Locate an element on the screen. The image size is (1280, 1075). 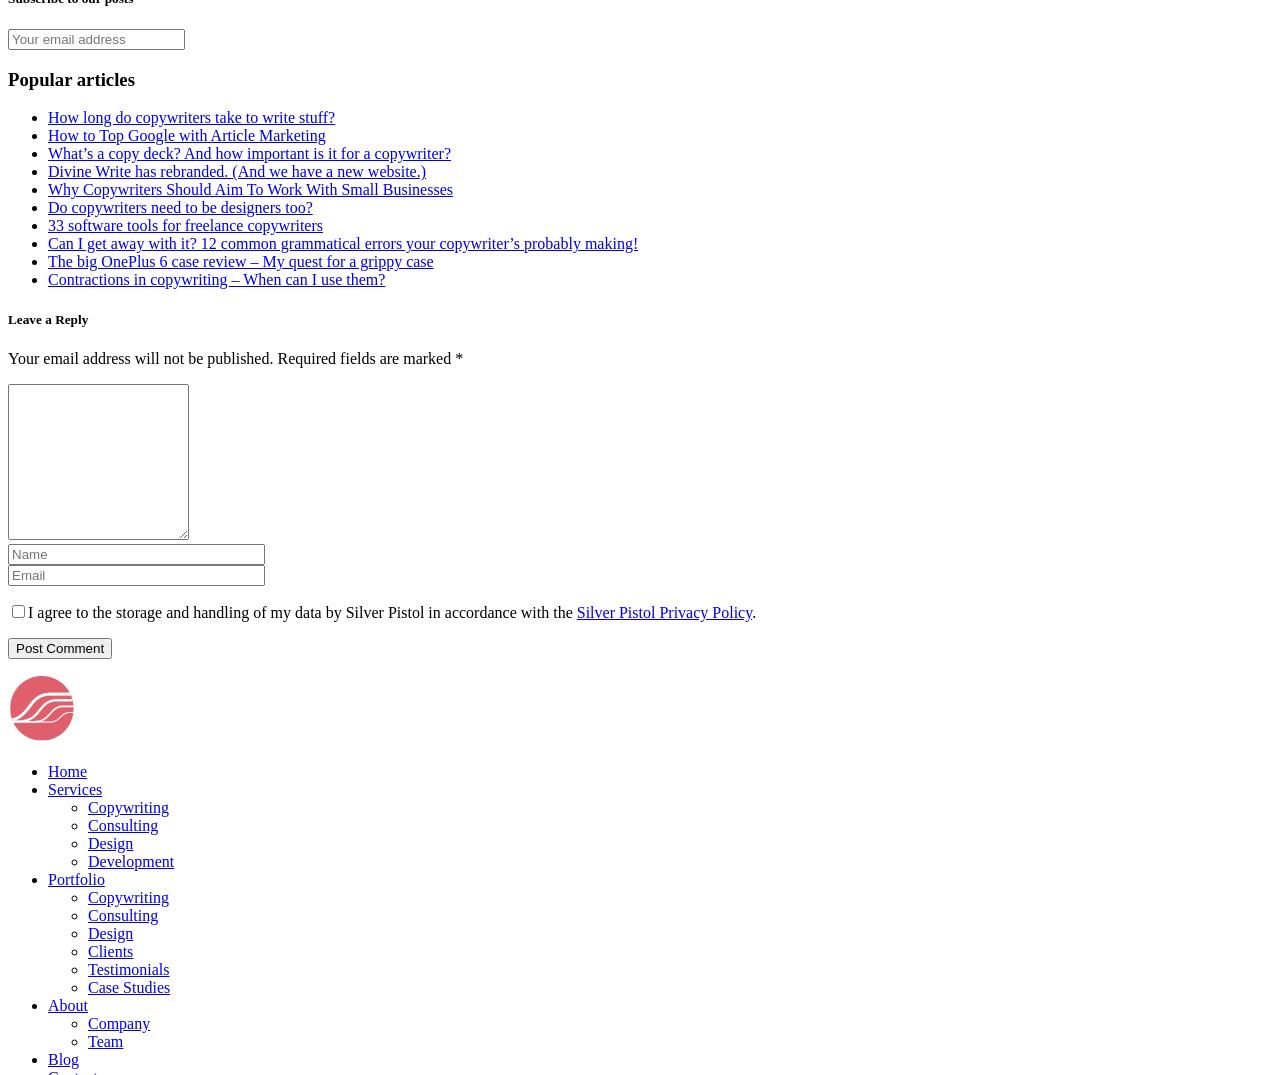
'Can I get away with it? 12 common grammatical errors your copywriter’s probably making!' is located at coordinates (343, 242).